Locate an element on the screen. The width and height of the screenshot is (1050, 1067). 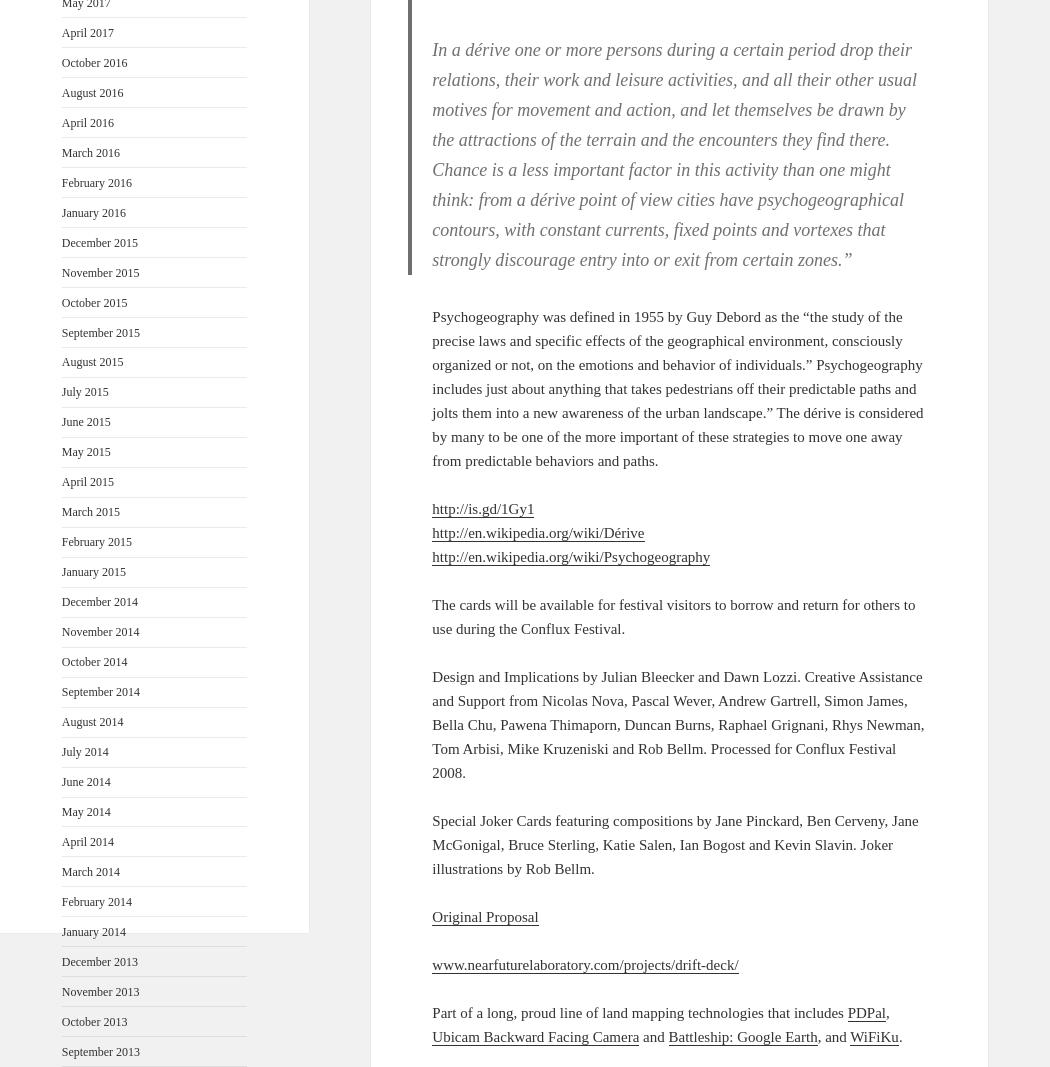
'December 2014' is located at coordinates (99, 602).